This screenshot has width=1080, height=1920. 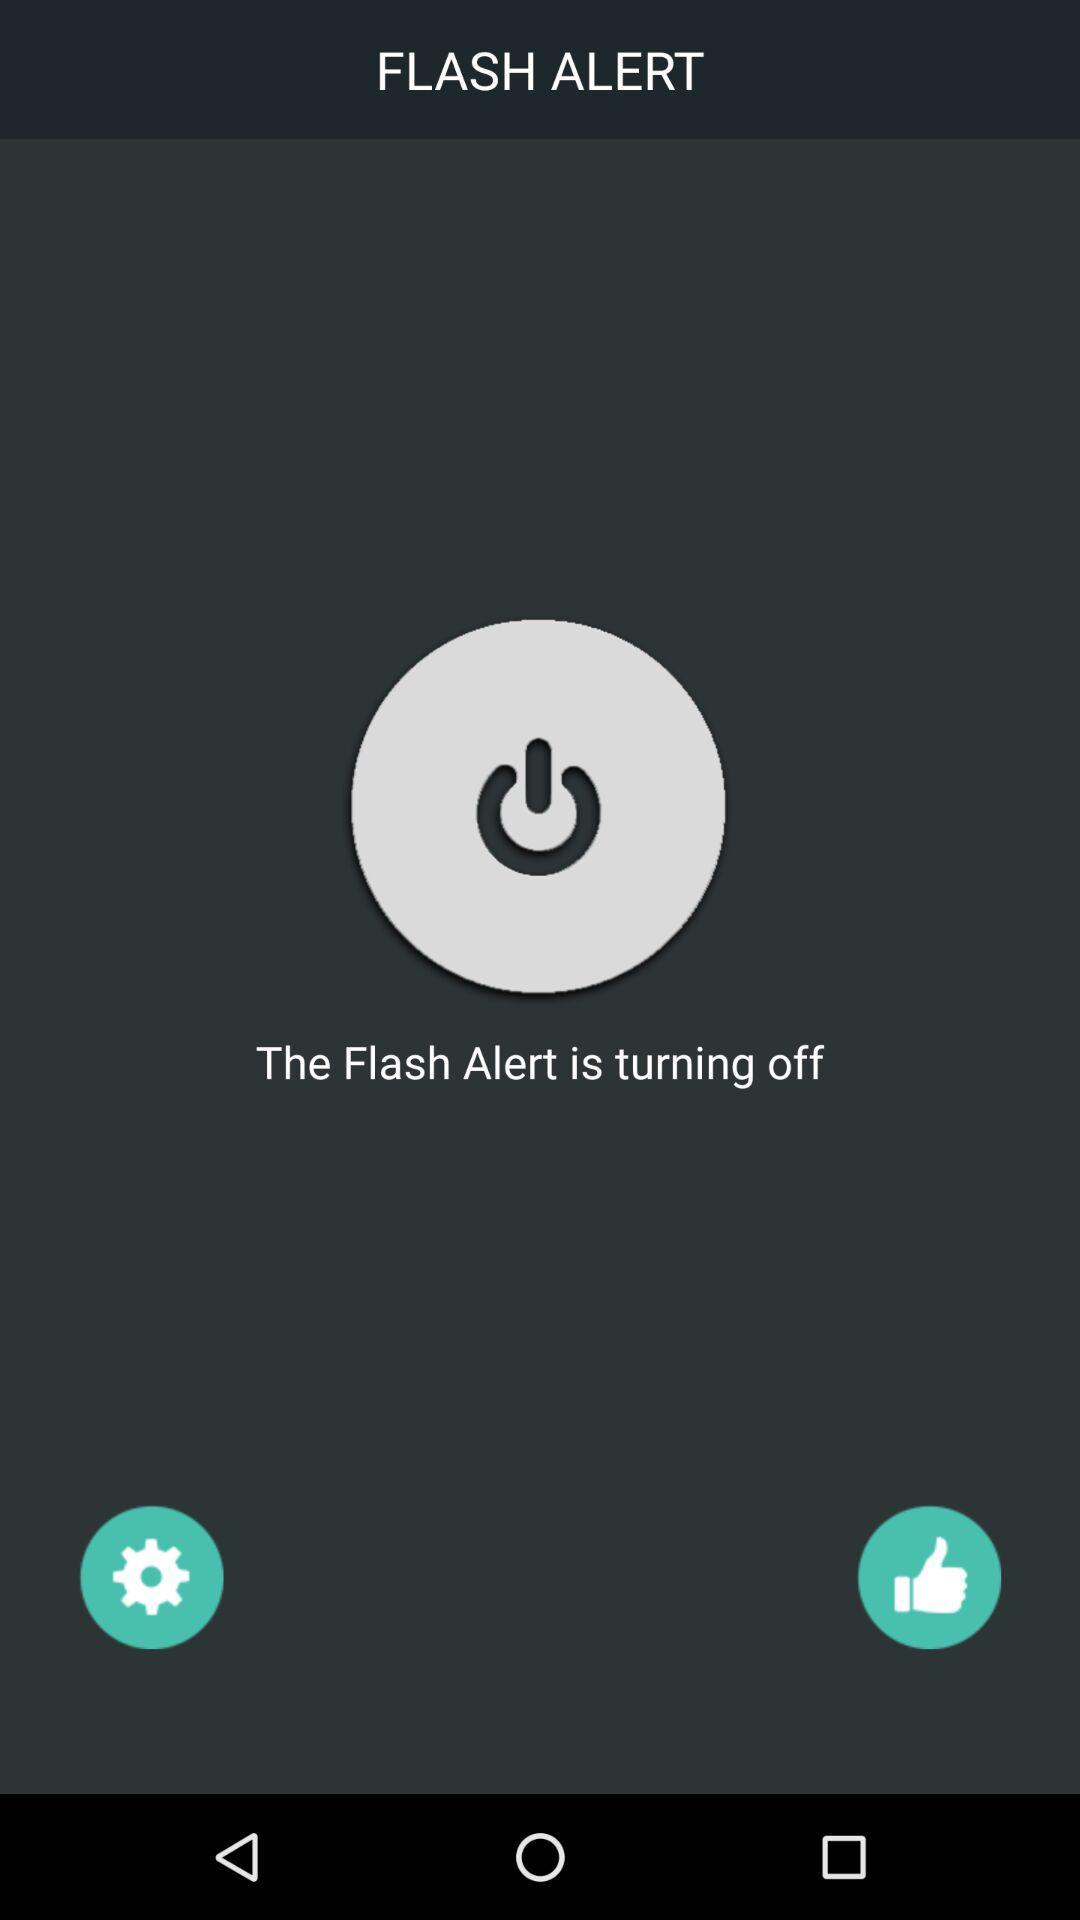 What do you see at coordinates (150, 1575) in the screenshot?
I see `settings` at bounding box center [150, 1575].